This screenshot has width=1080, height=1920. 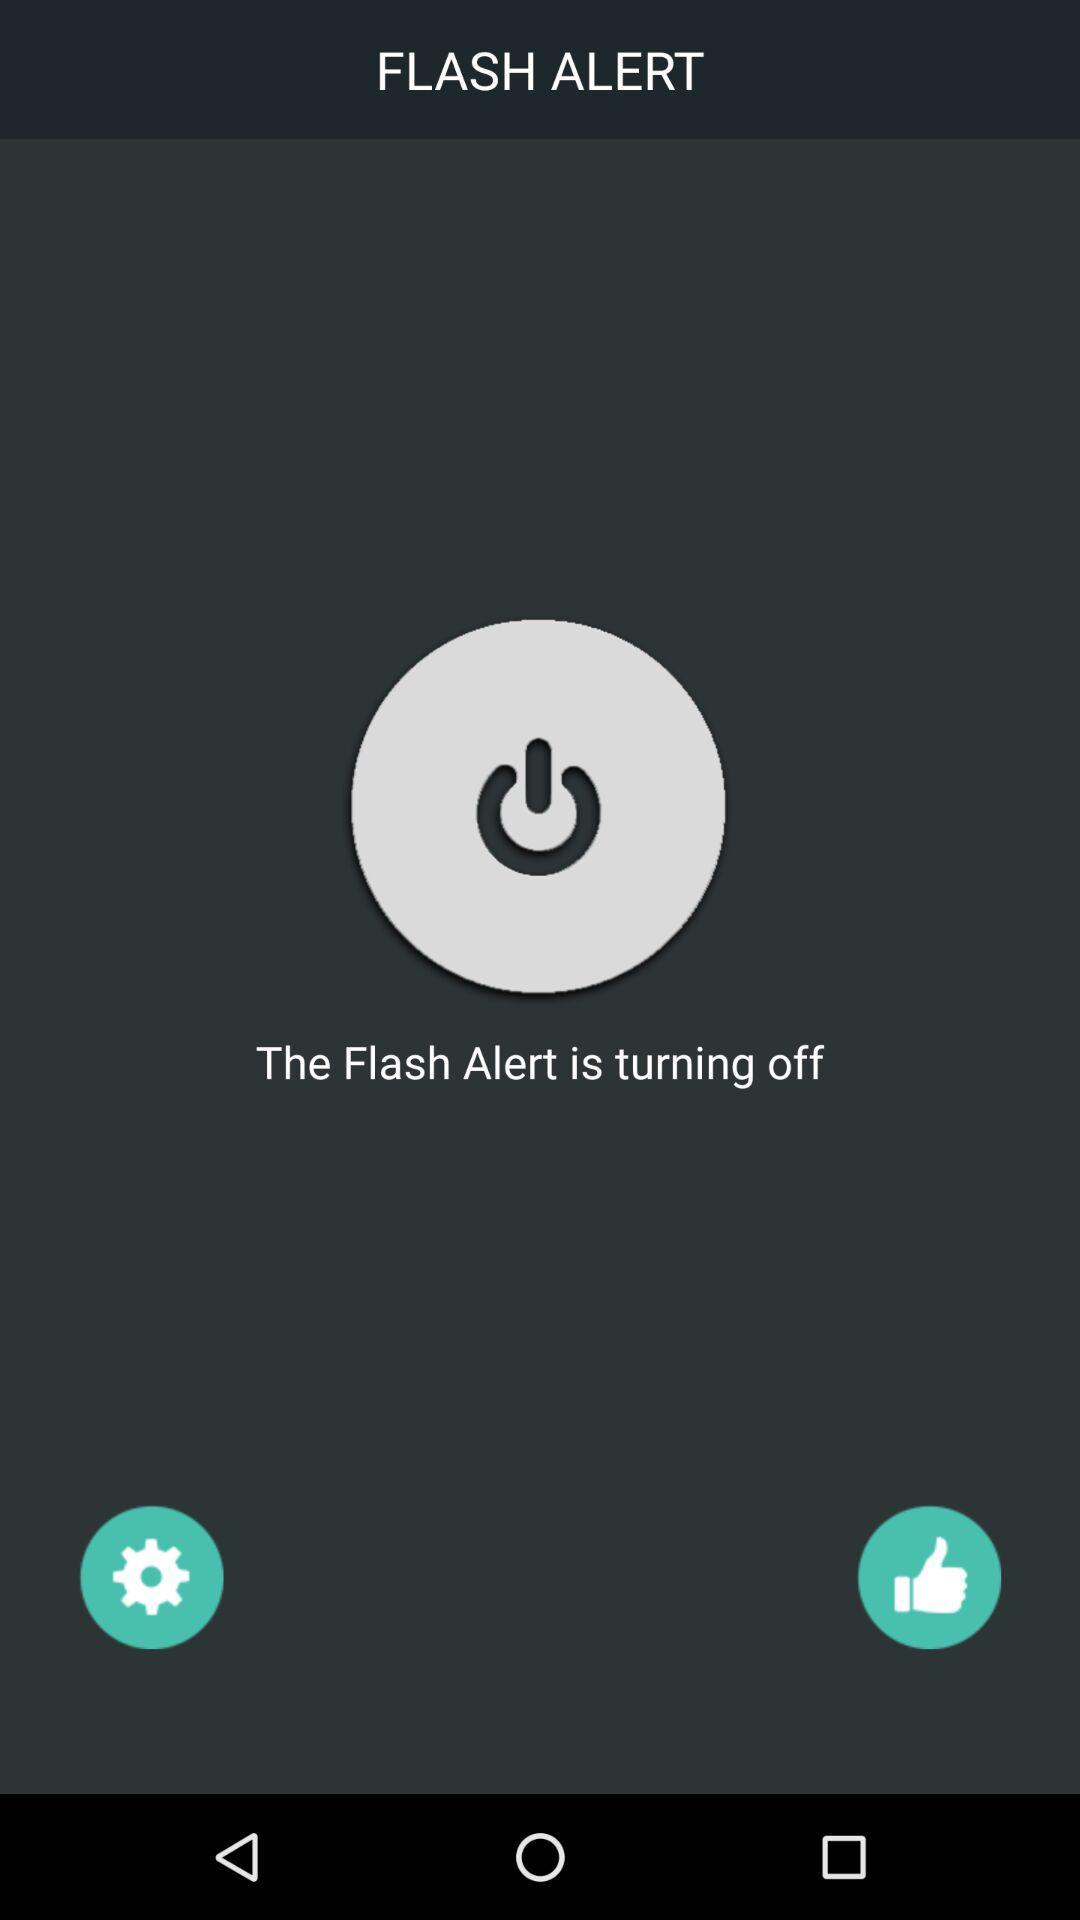 What do you see at coordinates (150, 1575) in the screenshot?
I see `settings` at bounding box center [150, 1575].